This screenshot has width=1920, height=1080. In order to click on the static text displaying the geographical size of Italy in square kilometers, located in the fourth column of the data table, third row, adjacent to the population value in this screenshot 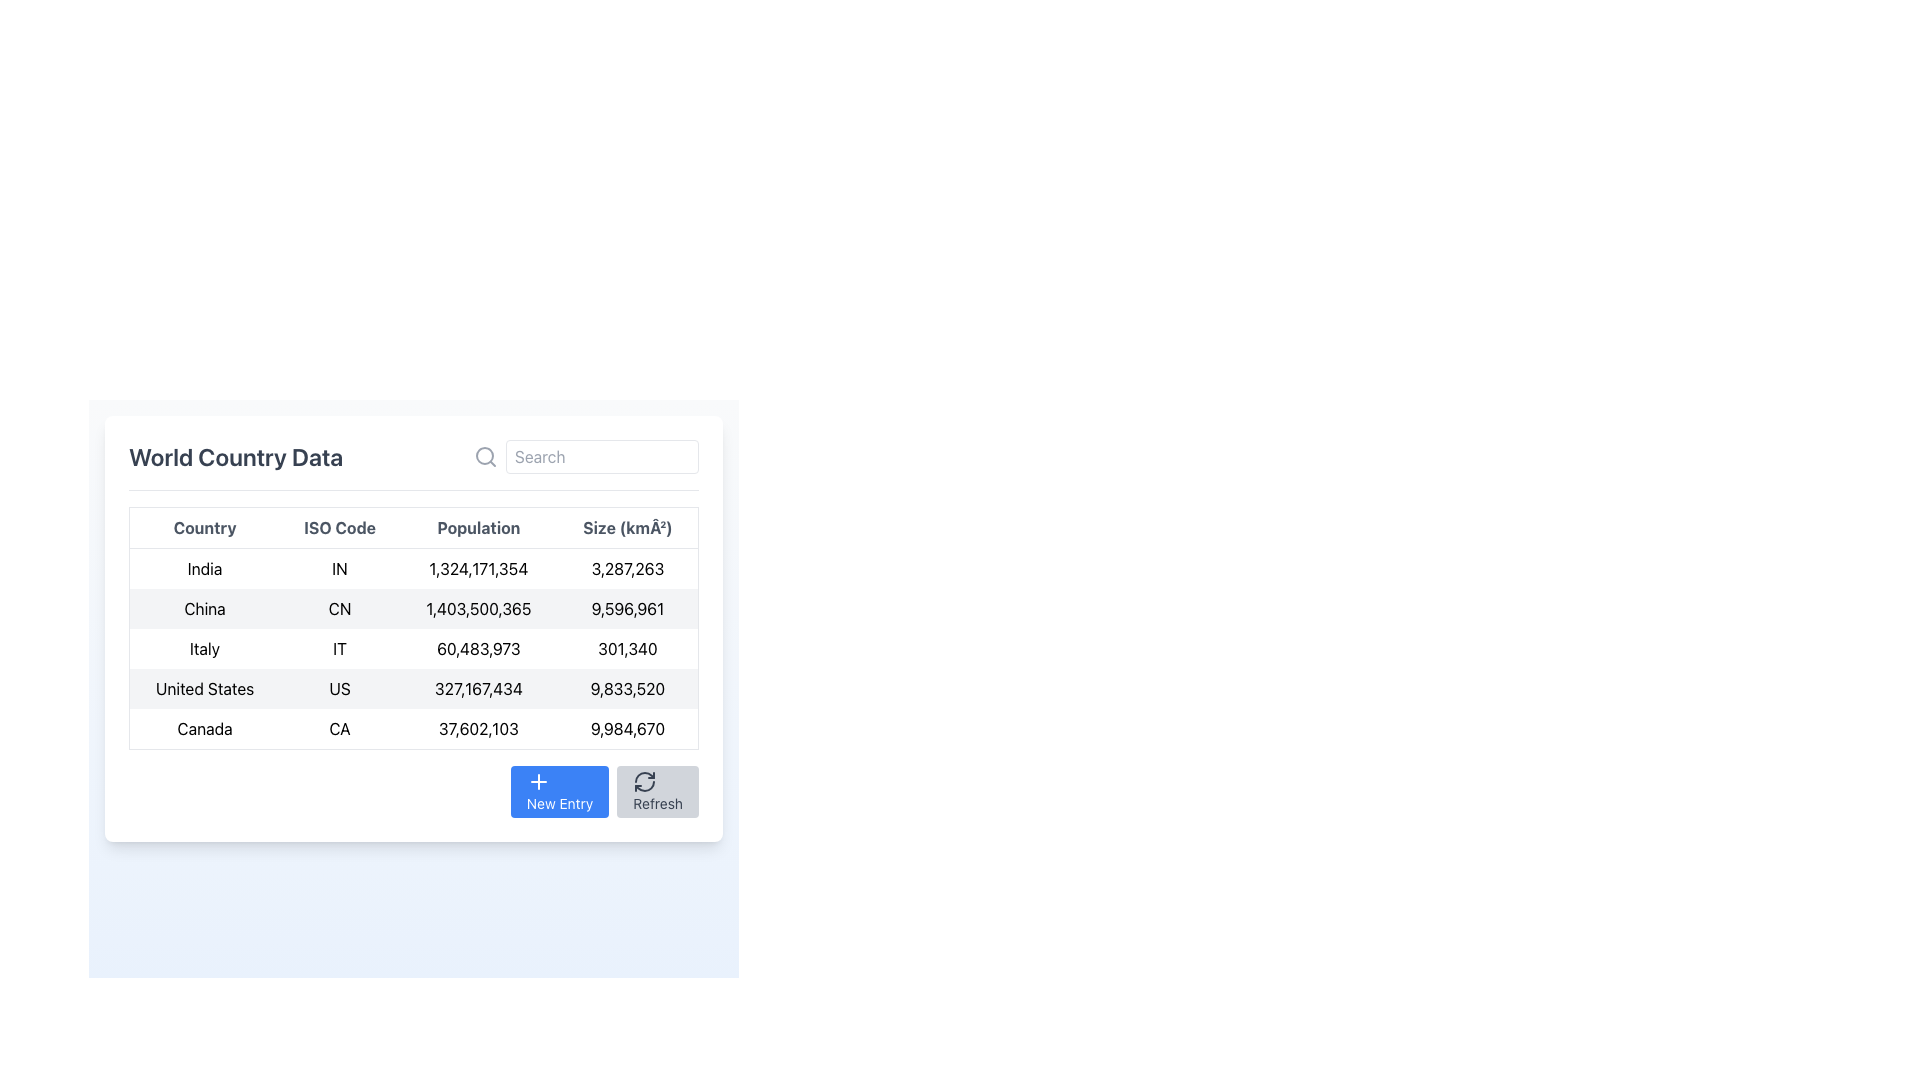, I will do `click(627, 648)`.